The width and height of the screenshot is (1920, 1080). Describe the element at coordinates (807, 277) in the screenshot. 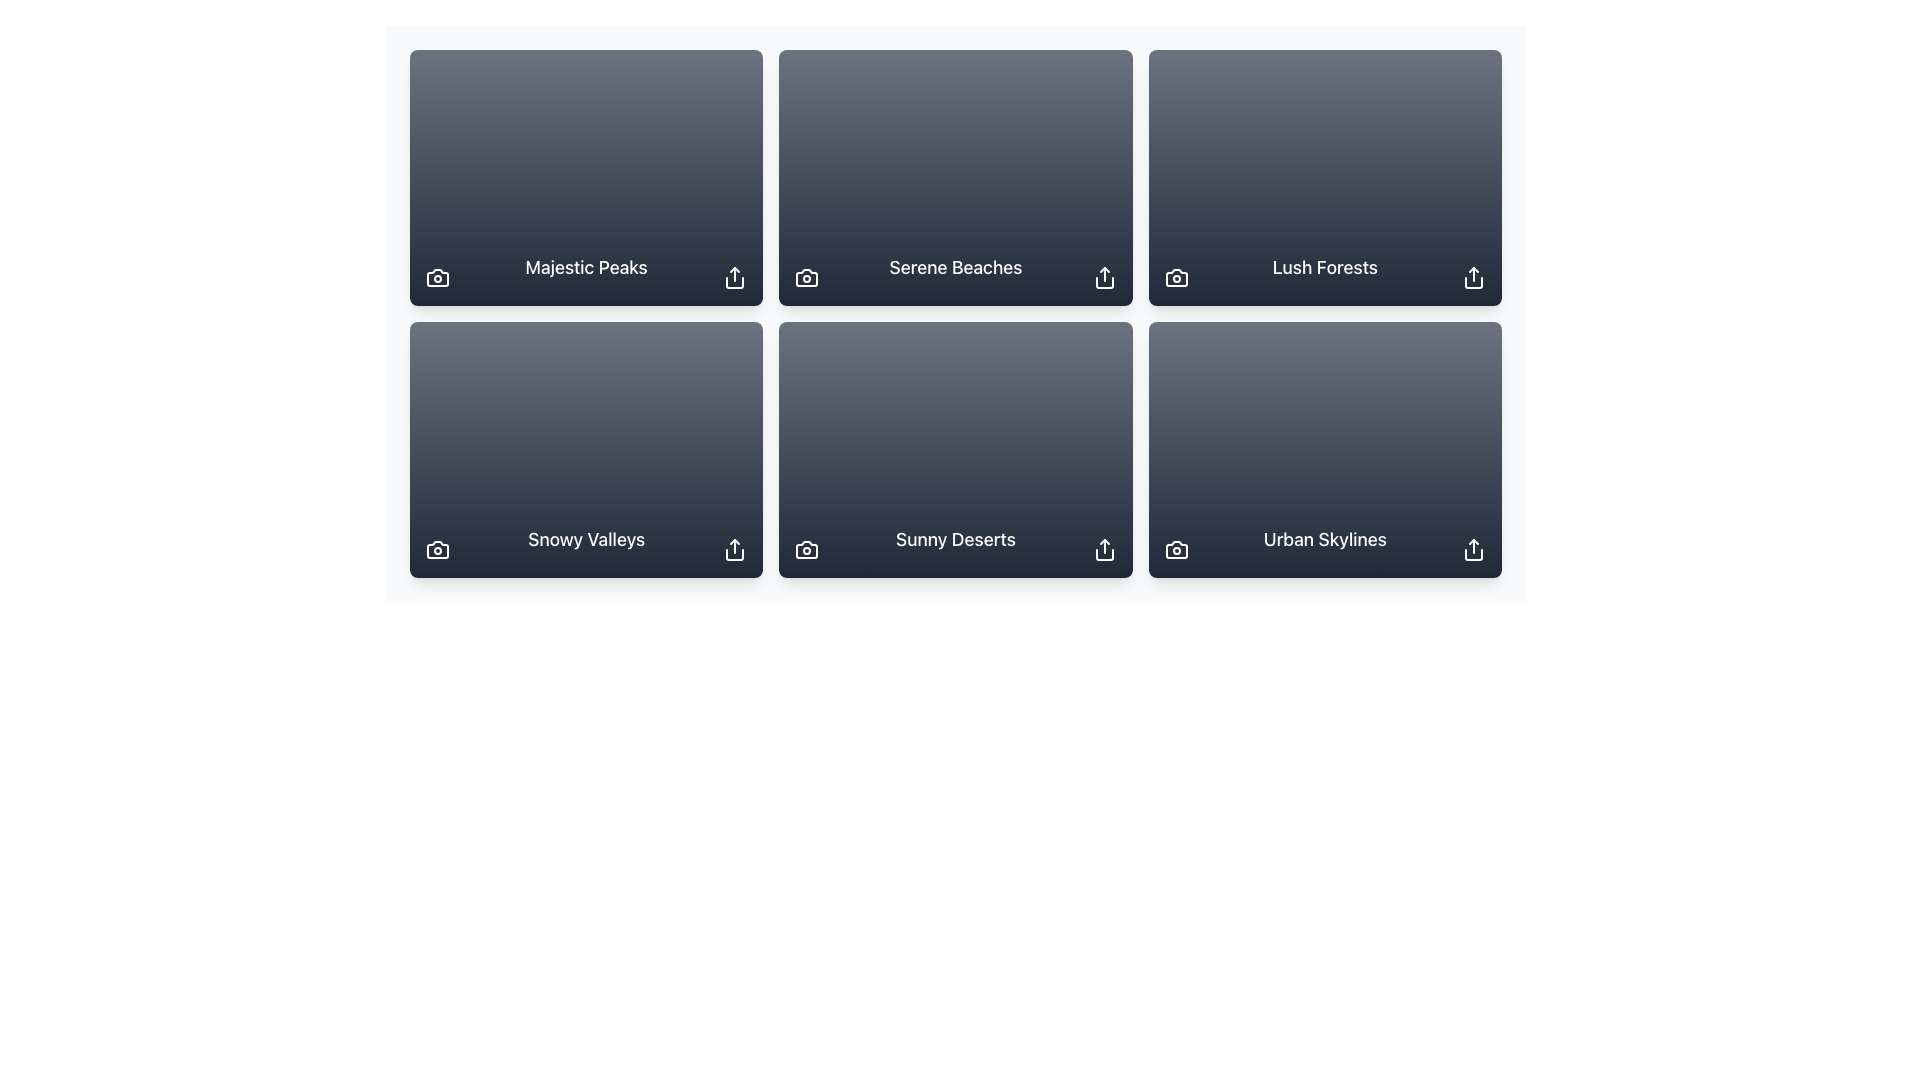

I see `the camera body part of the SVG camera icon, which is white and located in the lower left corner of the 'Serene Beaches' card in the grid layout` at that location.